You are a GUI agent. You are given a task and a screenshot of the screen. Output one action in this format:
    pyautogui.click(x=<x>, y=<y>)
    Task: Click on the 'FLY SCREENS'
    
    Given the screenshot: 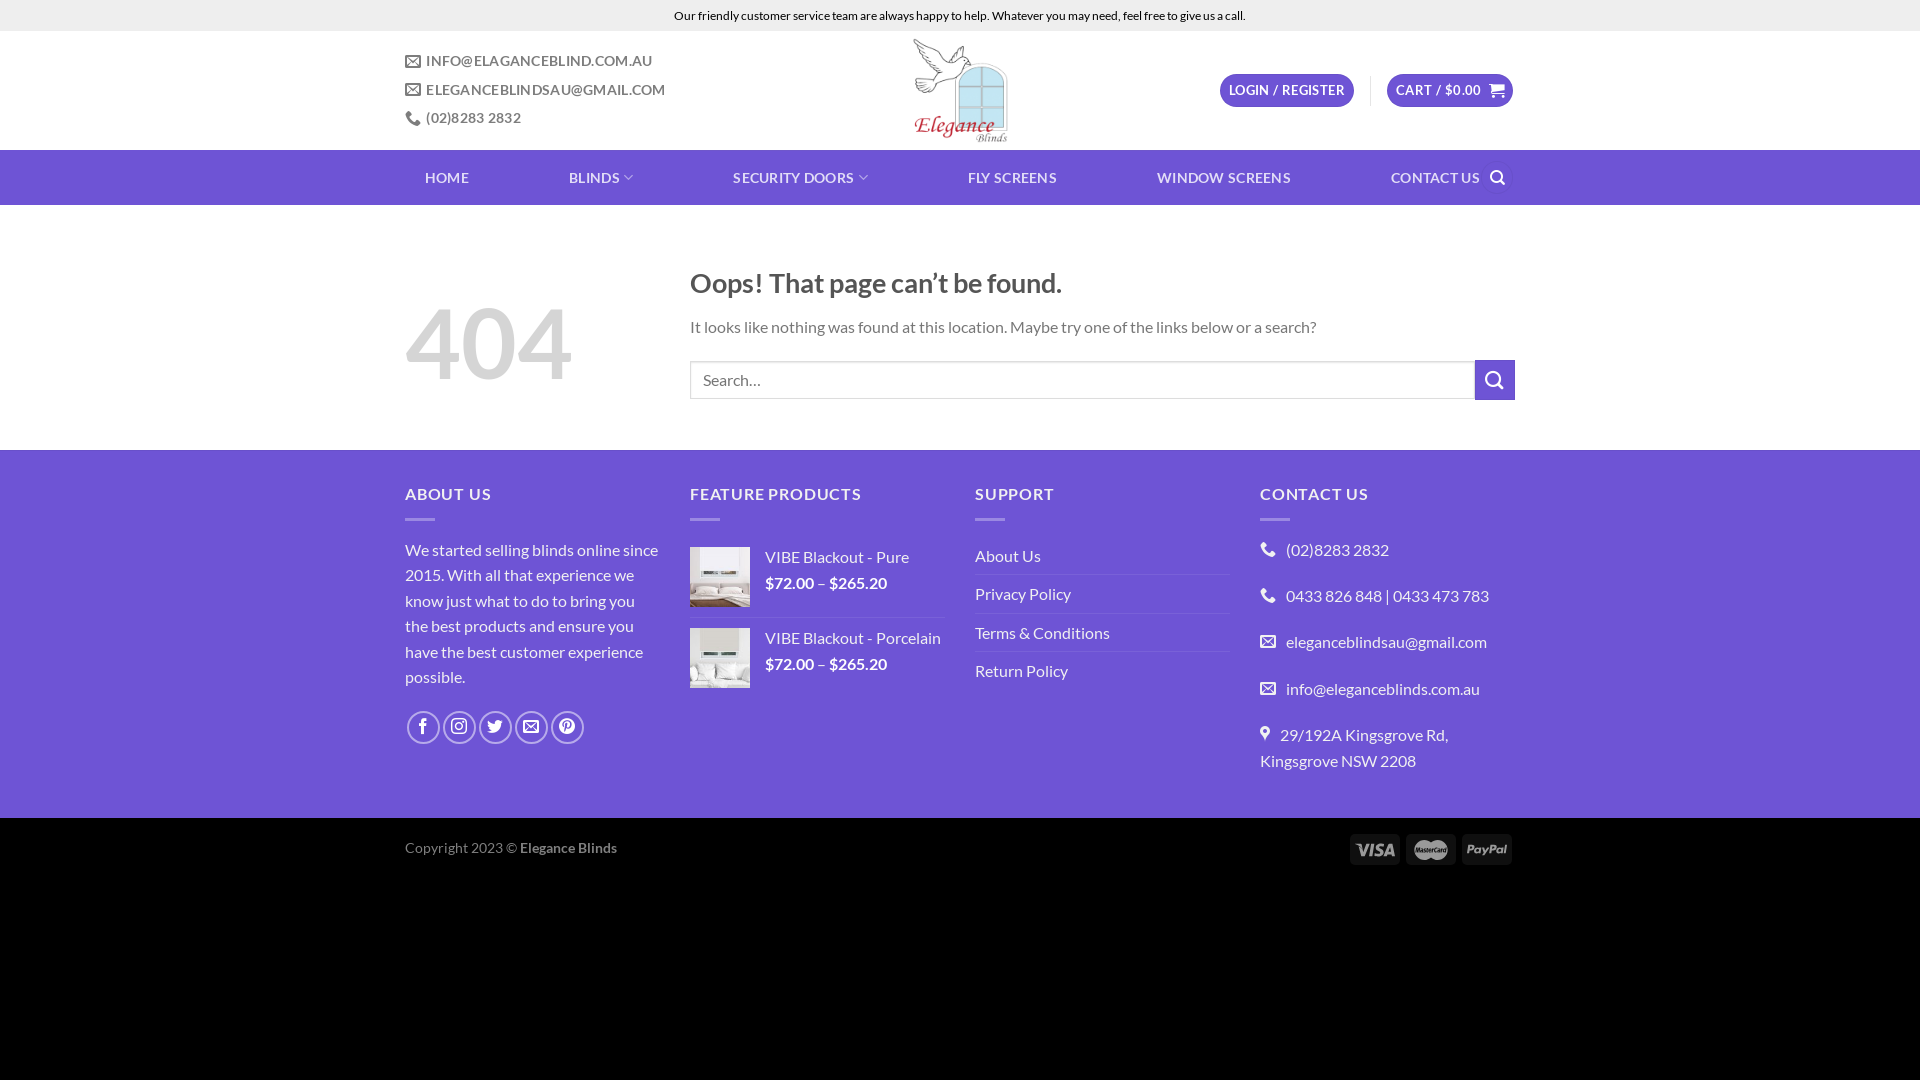 What is the action you would take?
    pyautogui.click(x=968, y=176)
    